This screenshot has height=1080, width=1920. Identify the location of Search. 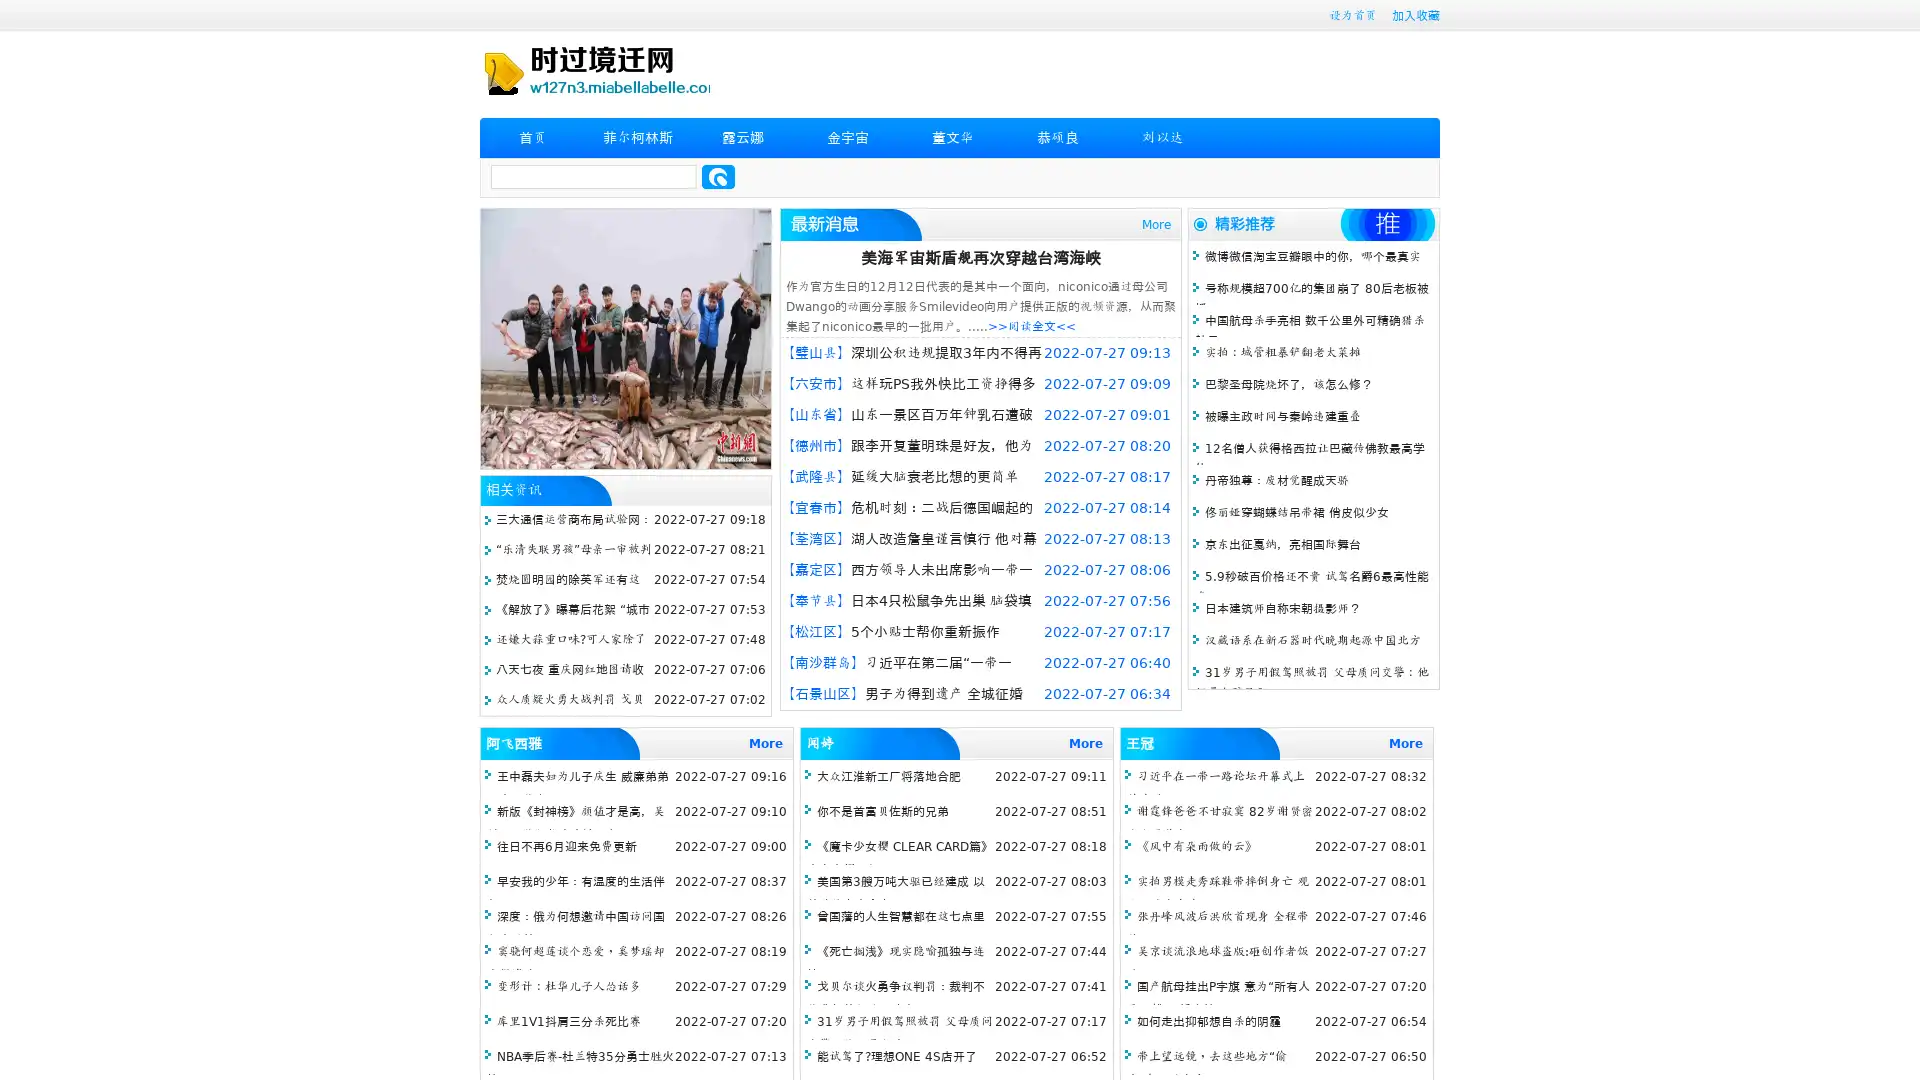
(718, 176).